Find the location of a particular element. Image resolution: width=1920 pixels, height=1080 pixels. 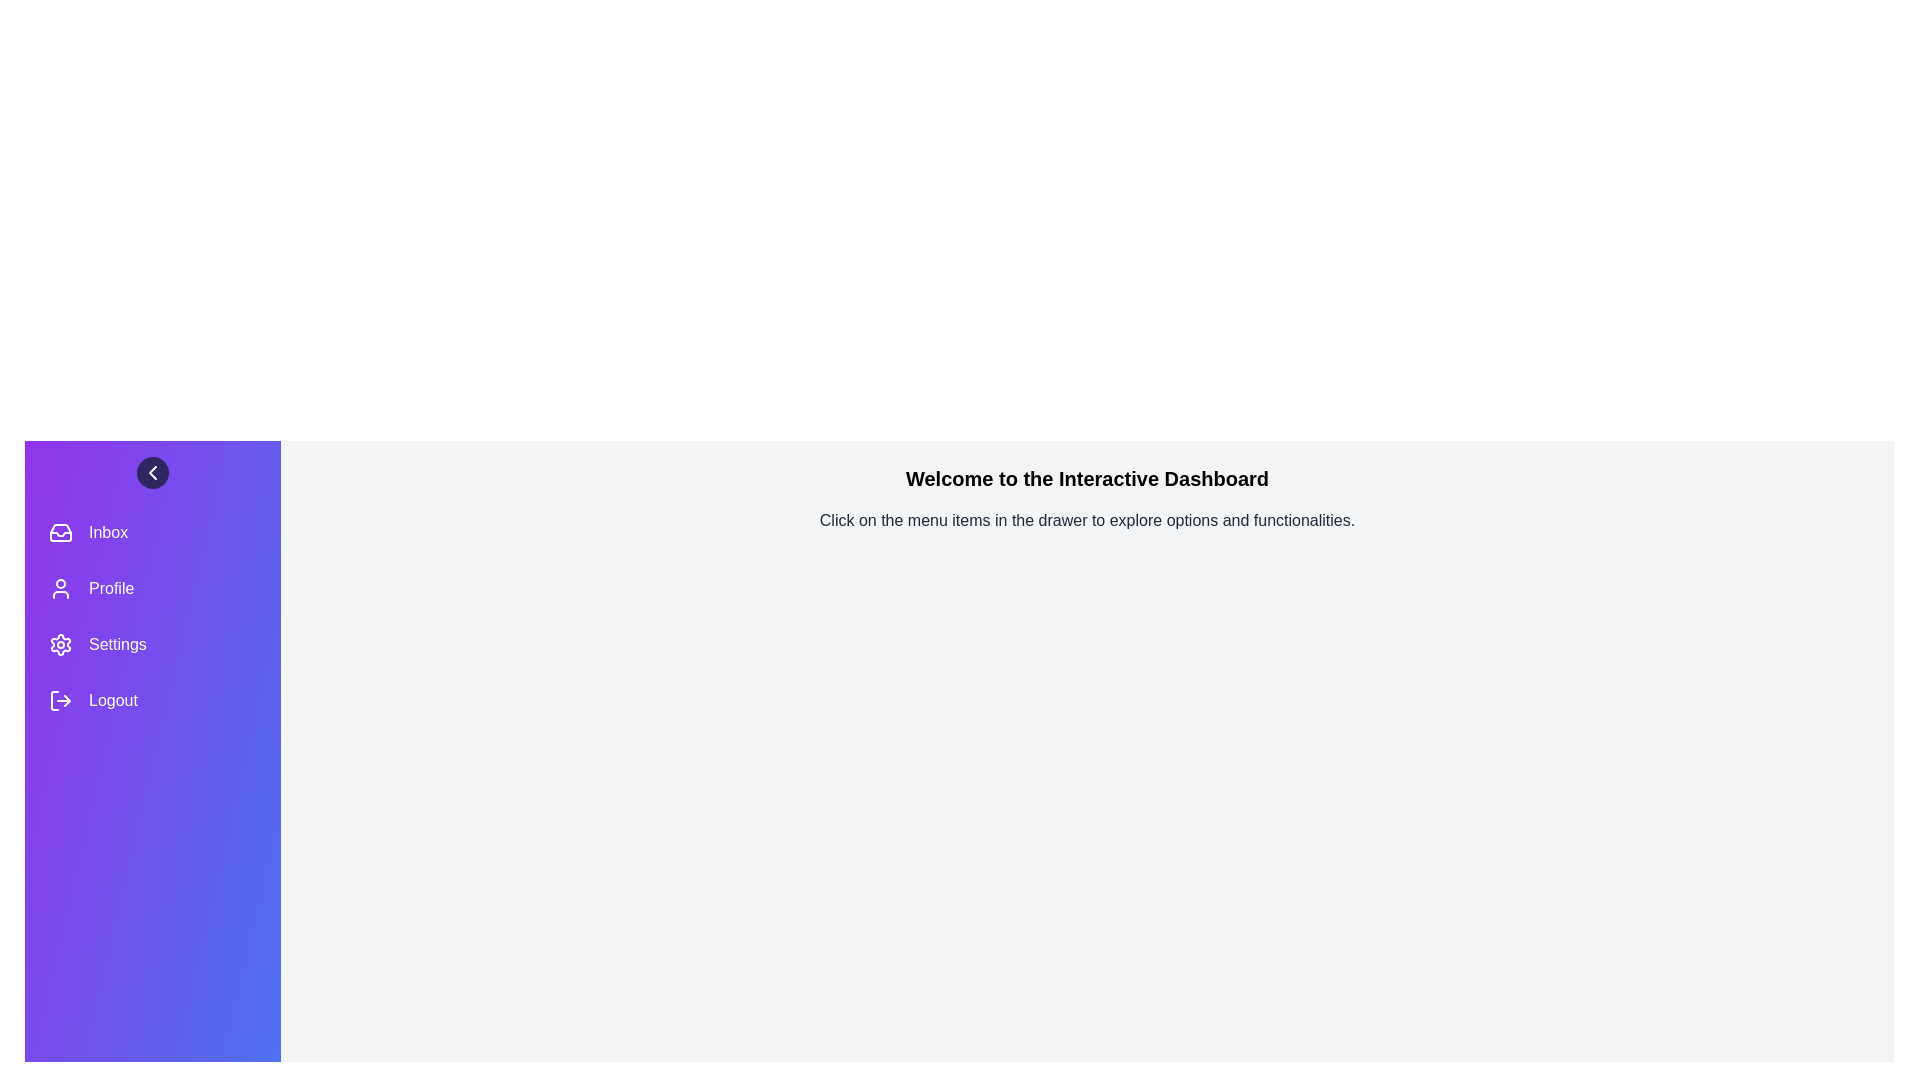

the drawer toggle button to change its state is located at coordinates (152, 473).